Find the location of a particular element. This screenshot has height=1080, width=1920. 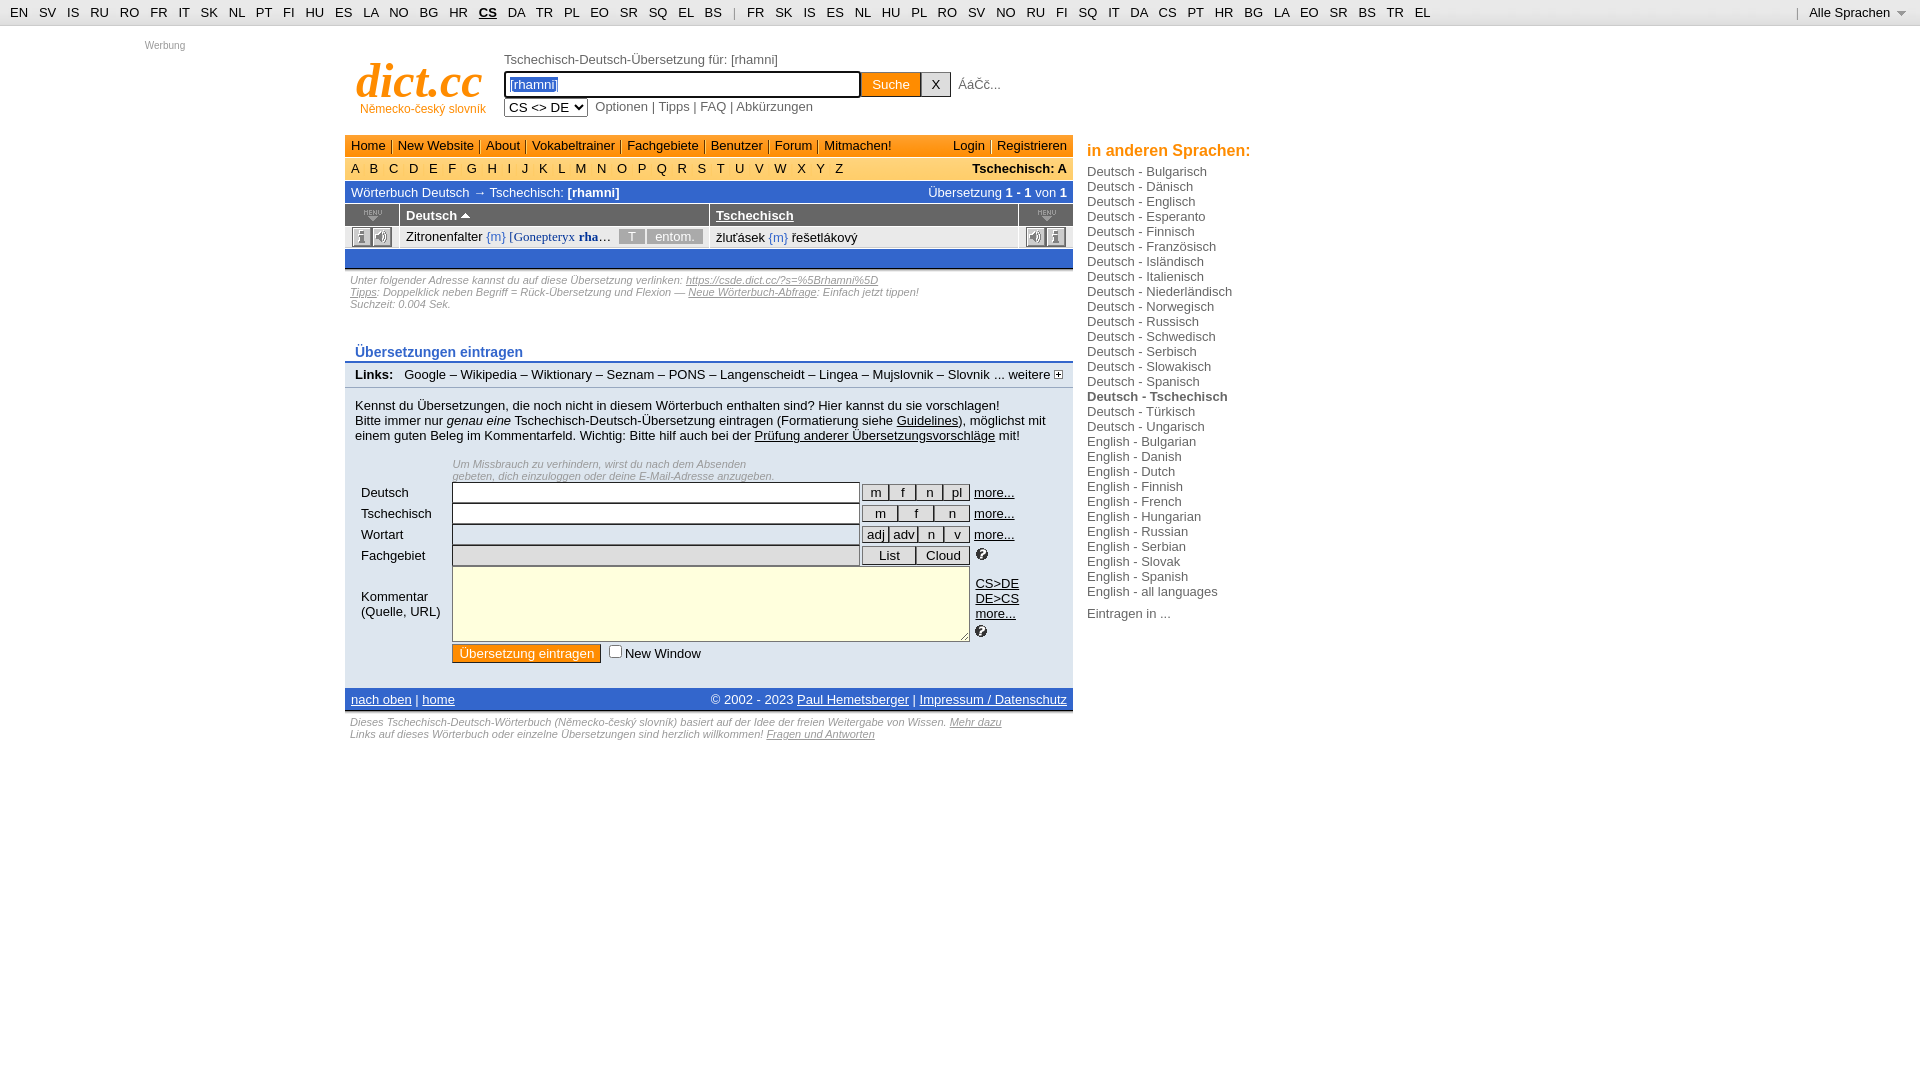

'Deutsch - Bulgarisch' is located at coordinates (1085, 170).